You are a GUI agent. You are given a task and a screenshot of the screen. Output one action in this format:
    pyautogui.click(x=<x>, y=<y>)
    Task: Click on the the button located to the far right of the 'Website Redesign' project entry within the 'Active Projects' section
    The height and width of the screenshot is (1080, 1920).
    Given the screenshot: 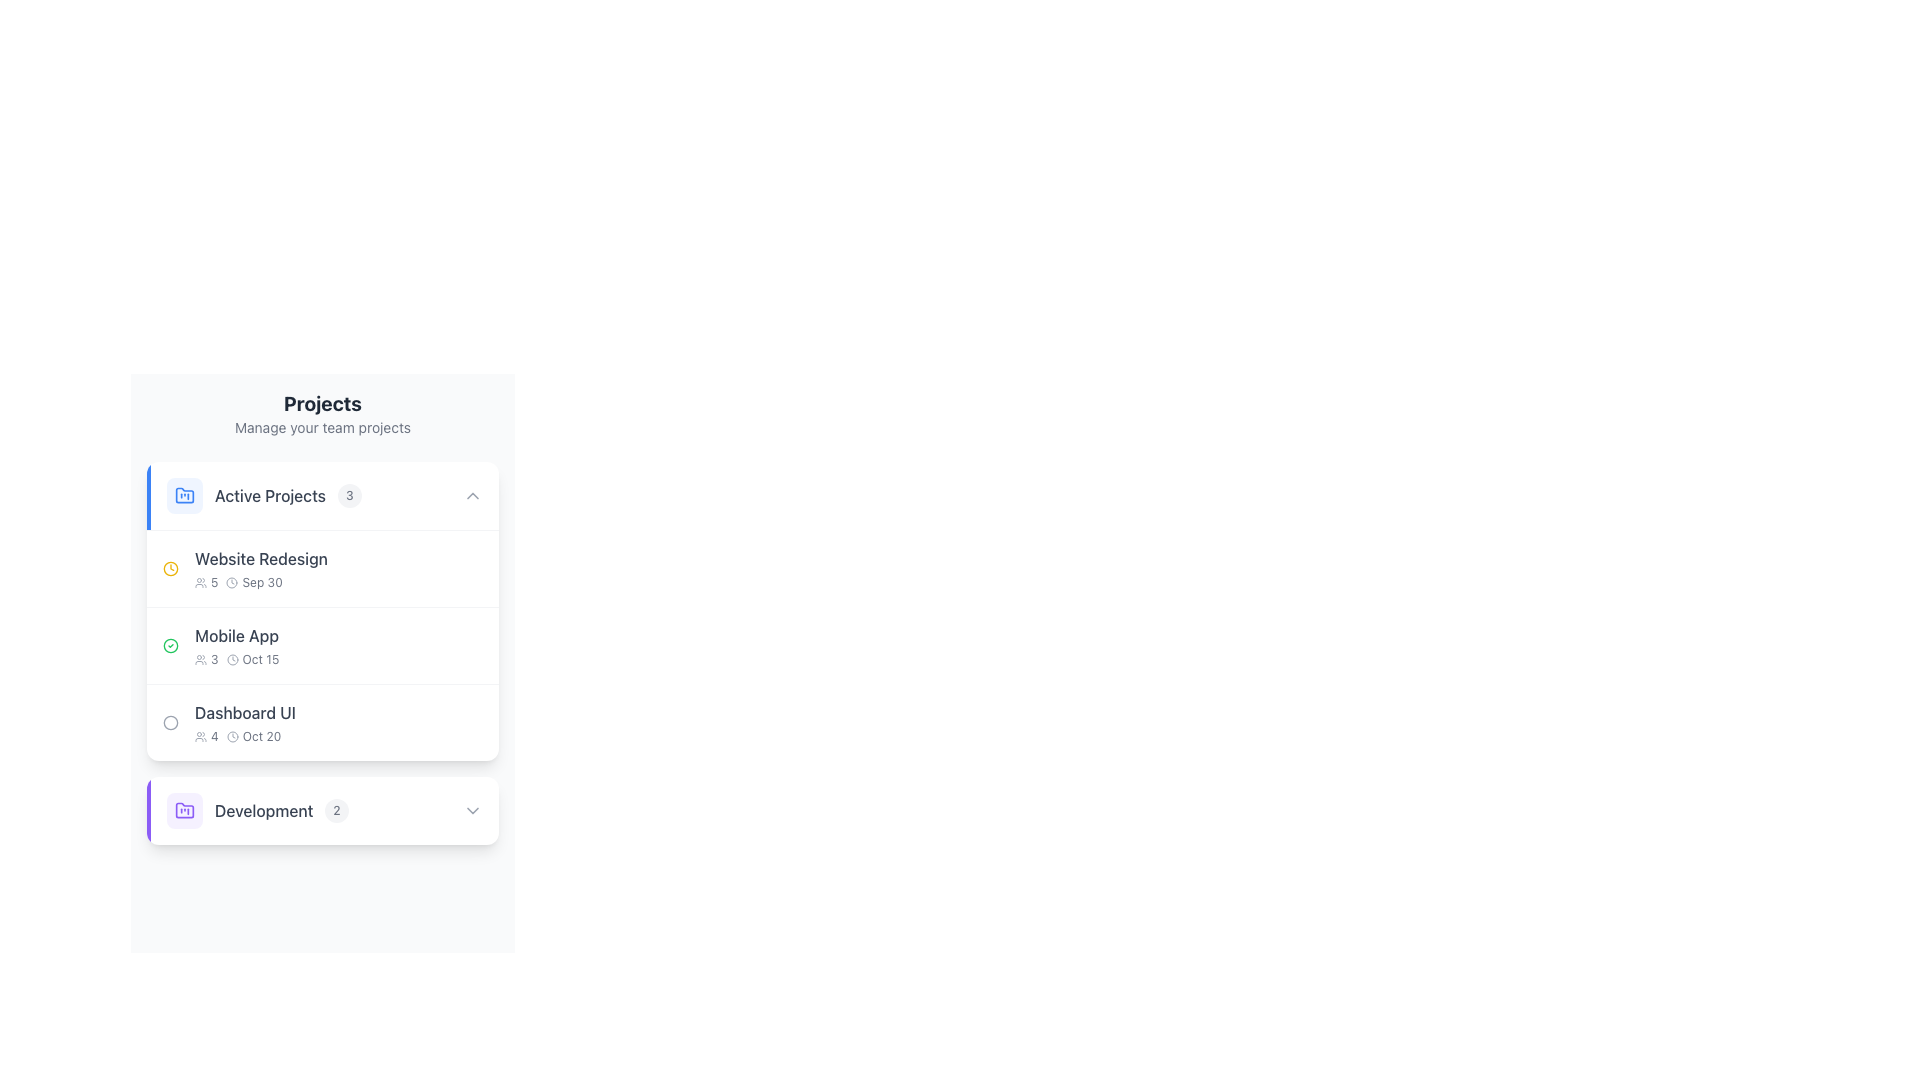 What is the action you would take?
    pyautogui.click(x=468, y=569)
    